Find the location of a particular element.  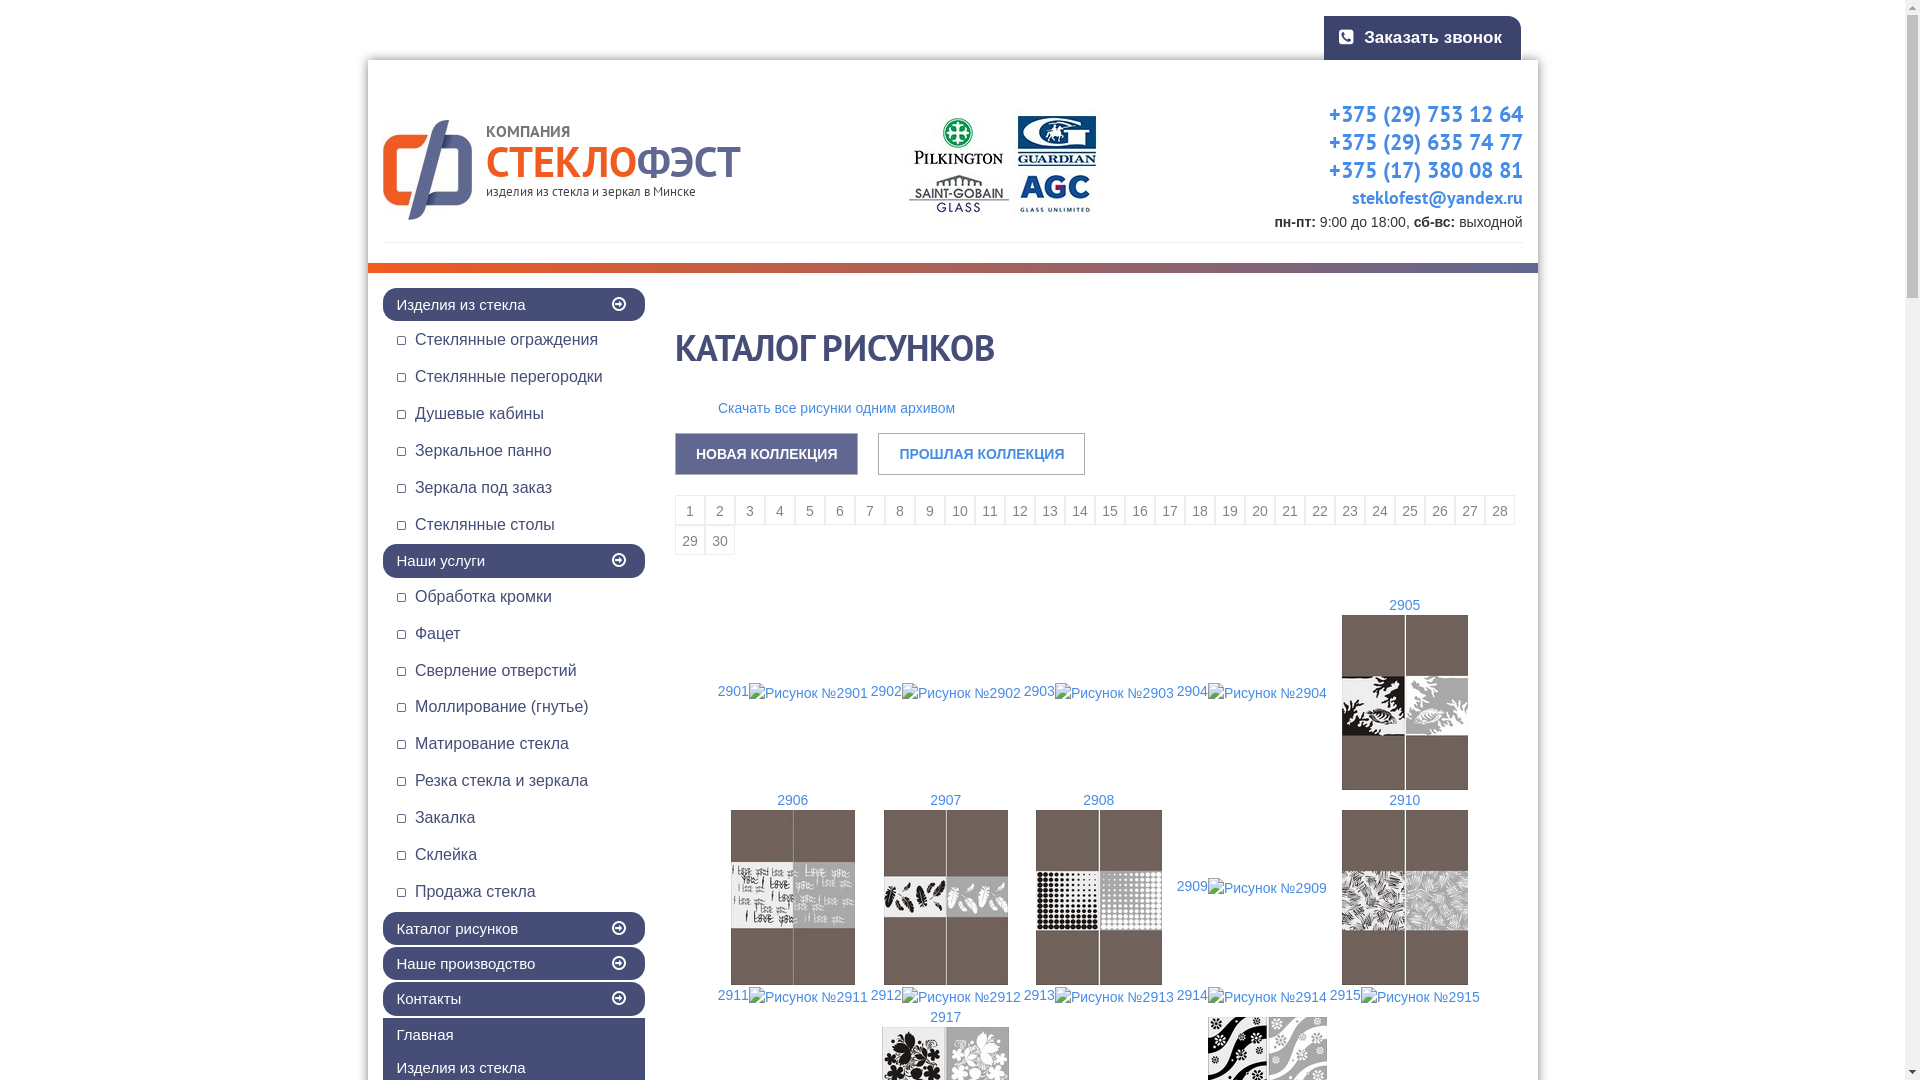

'13' is located at coordinates (1035, 508).